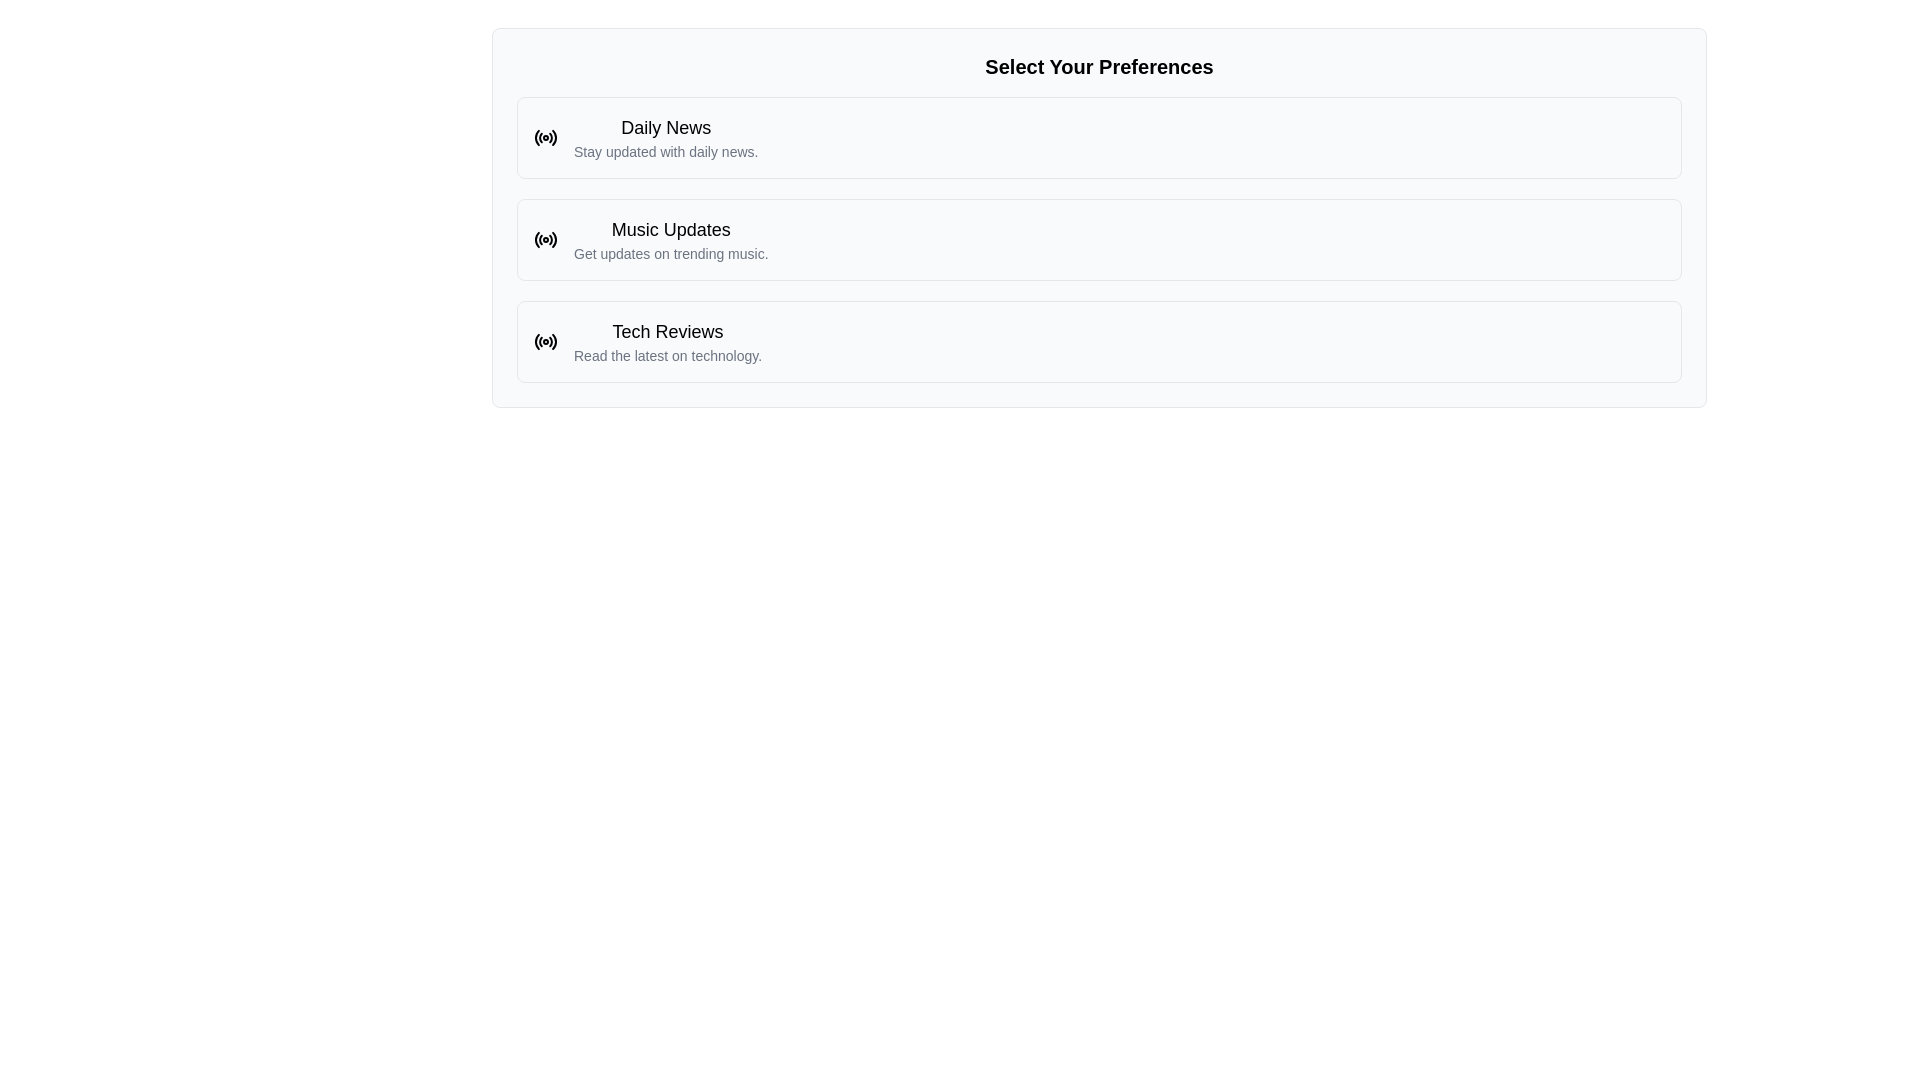  Describe the element at coordinates (546, 341) in the screenshot. I see `the decorative icon located at the leftmost part of the 'Tech Reviews' option, adjacent to the option text` at that location.